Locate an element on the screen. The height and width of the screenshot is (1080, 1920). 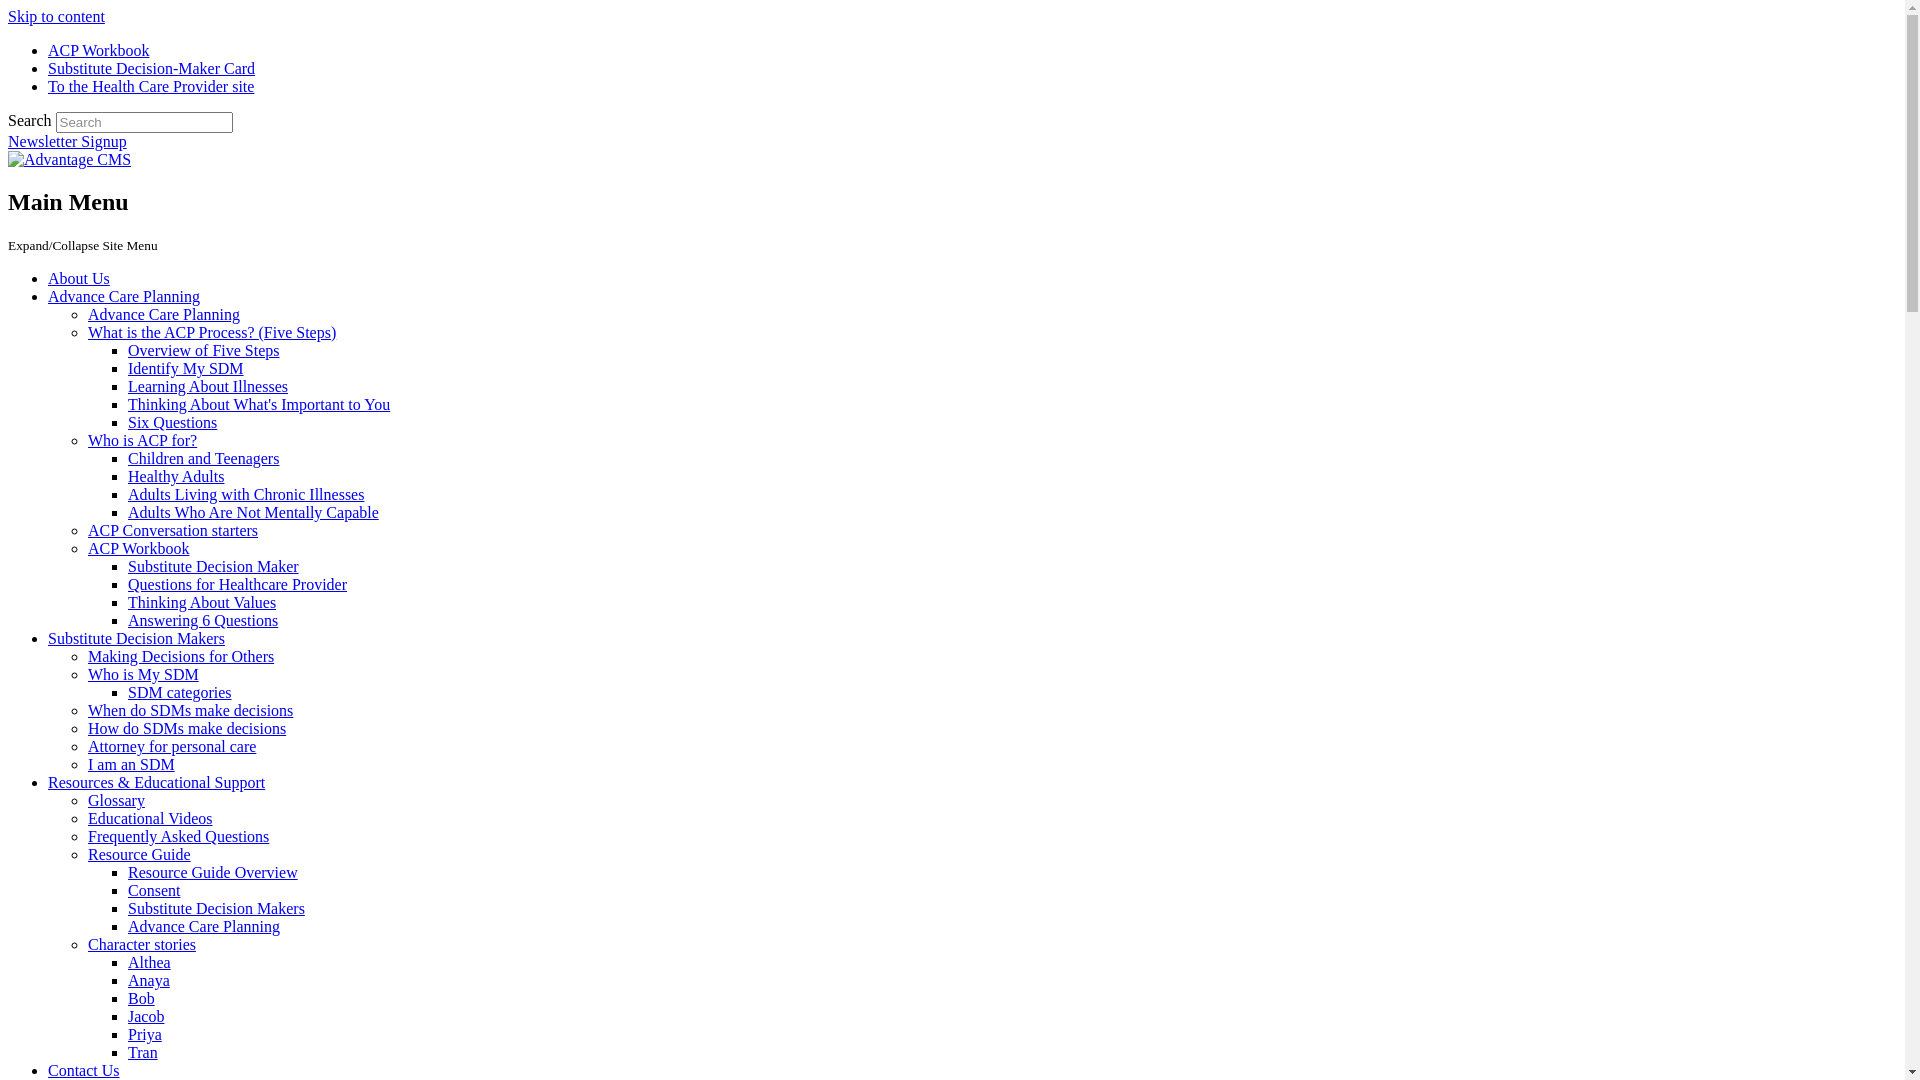
'Althea' is located at coordinates (148, 961).